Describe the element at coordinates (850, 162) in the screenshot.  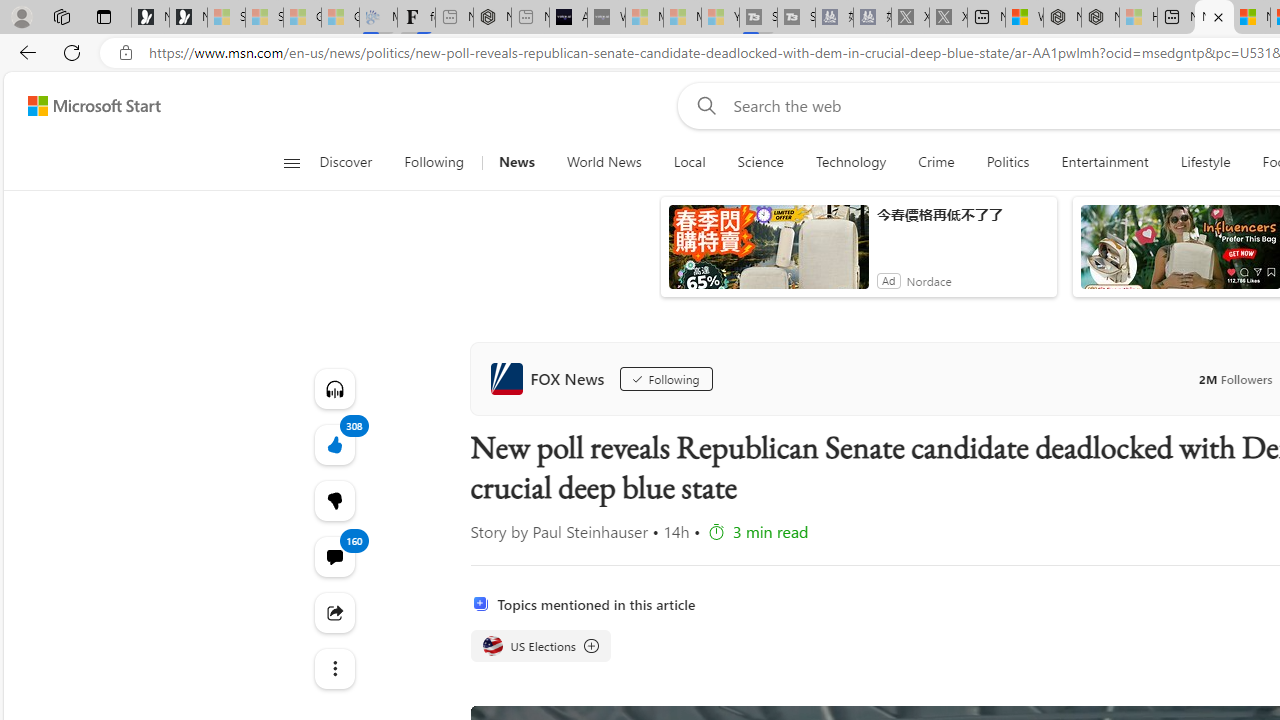
I see `'Technology'` at that location.